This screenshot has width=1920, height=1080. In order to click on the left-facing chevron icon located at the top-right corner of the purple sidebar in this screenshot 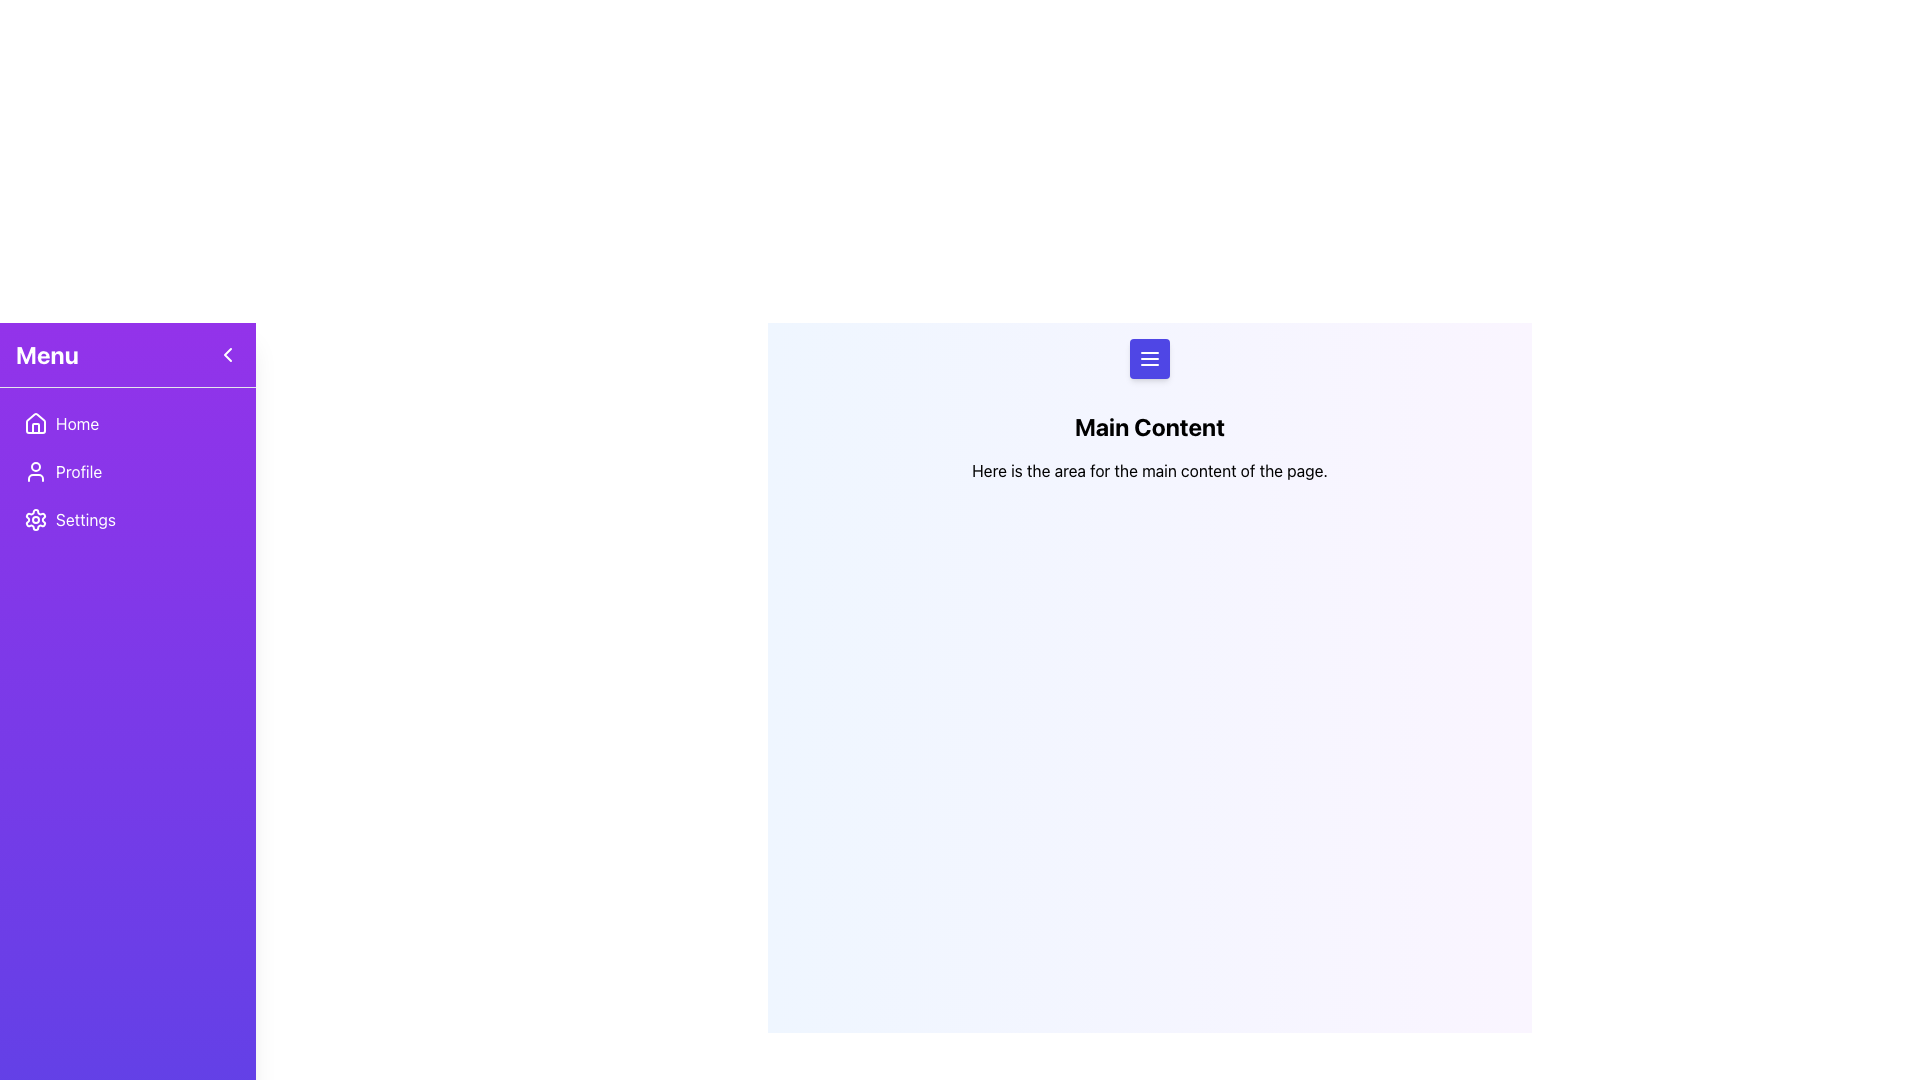, I will do `click(227, 353)`.